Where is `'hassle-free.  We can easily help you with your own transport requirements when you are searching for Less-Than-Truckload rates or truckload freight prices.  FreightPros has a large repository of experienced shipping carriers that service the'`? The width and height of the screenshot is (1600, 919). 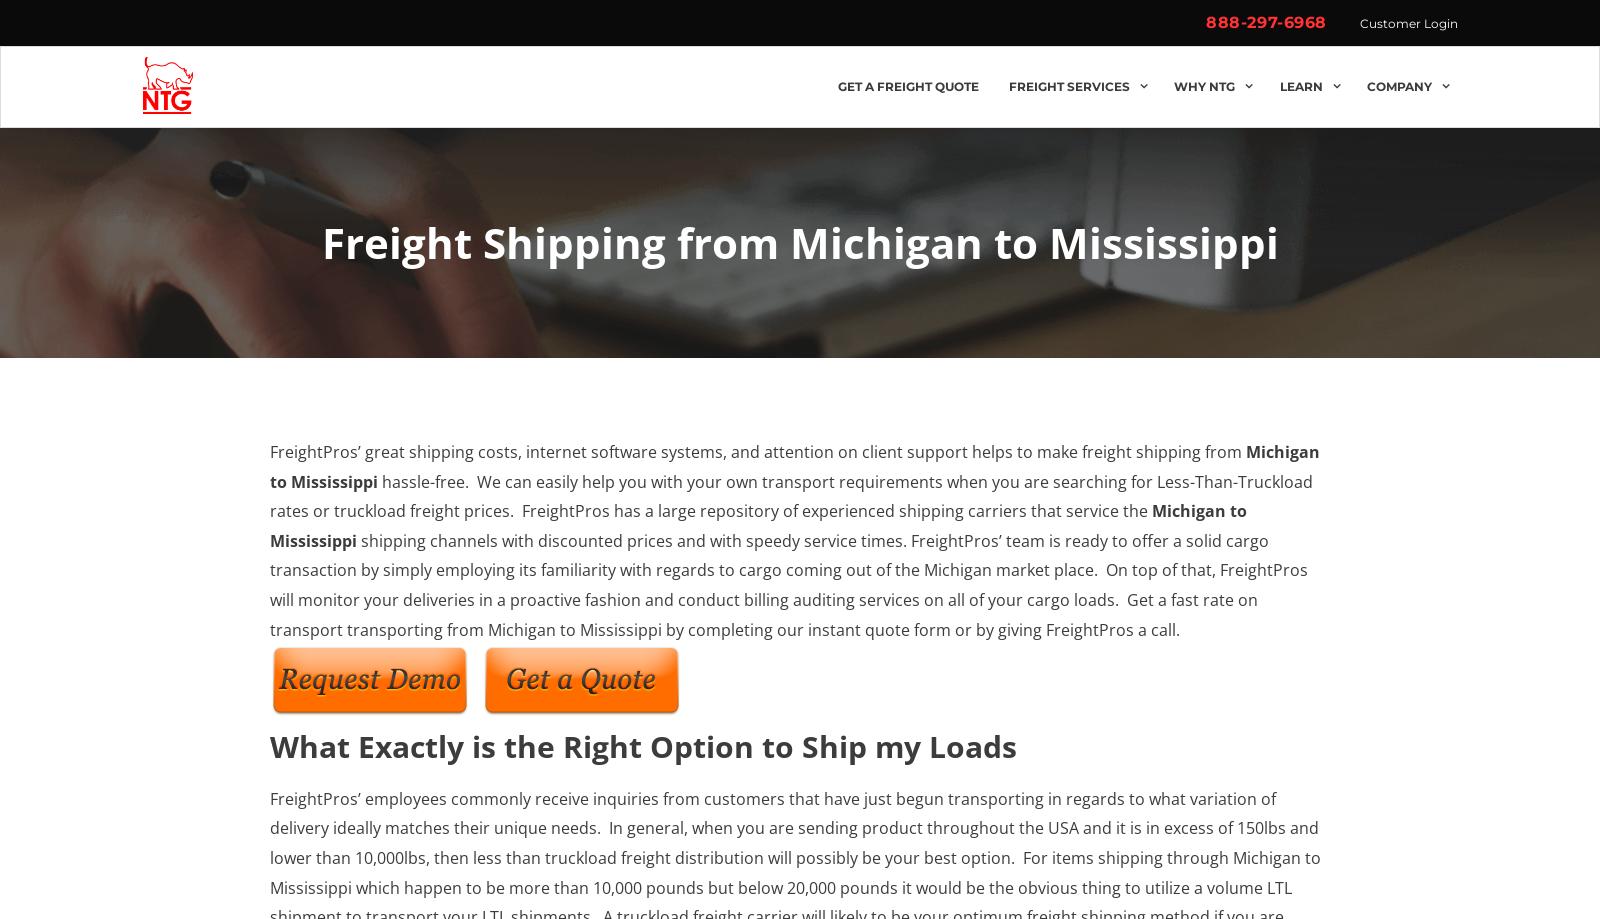
'hassle-free.  We can easily help you with your own transport requirements when you are searching for Less-Than-Truckload rates or truckload freight prices.  FreightPros has a large repository of experienced shipping carriers that service the' is located at coordinates (791, 494).